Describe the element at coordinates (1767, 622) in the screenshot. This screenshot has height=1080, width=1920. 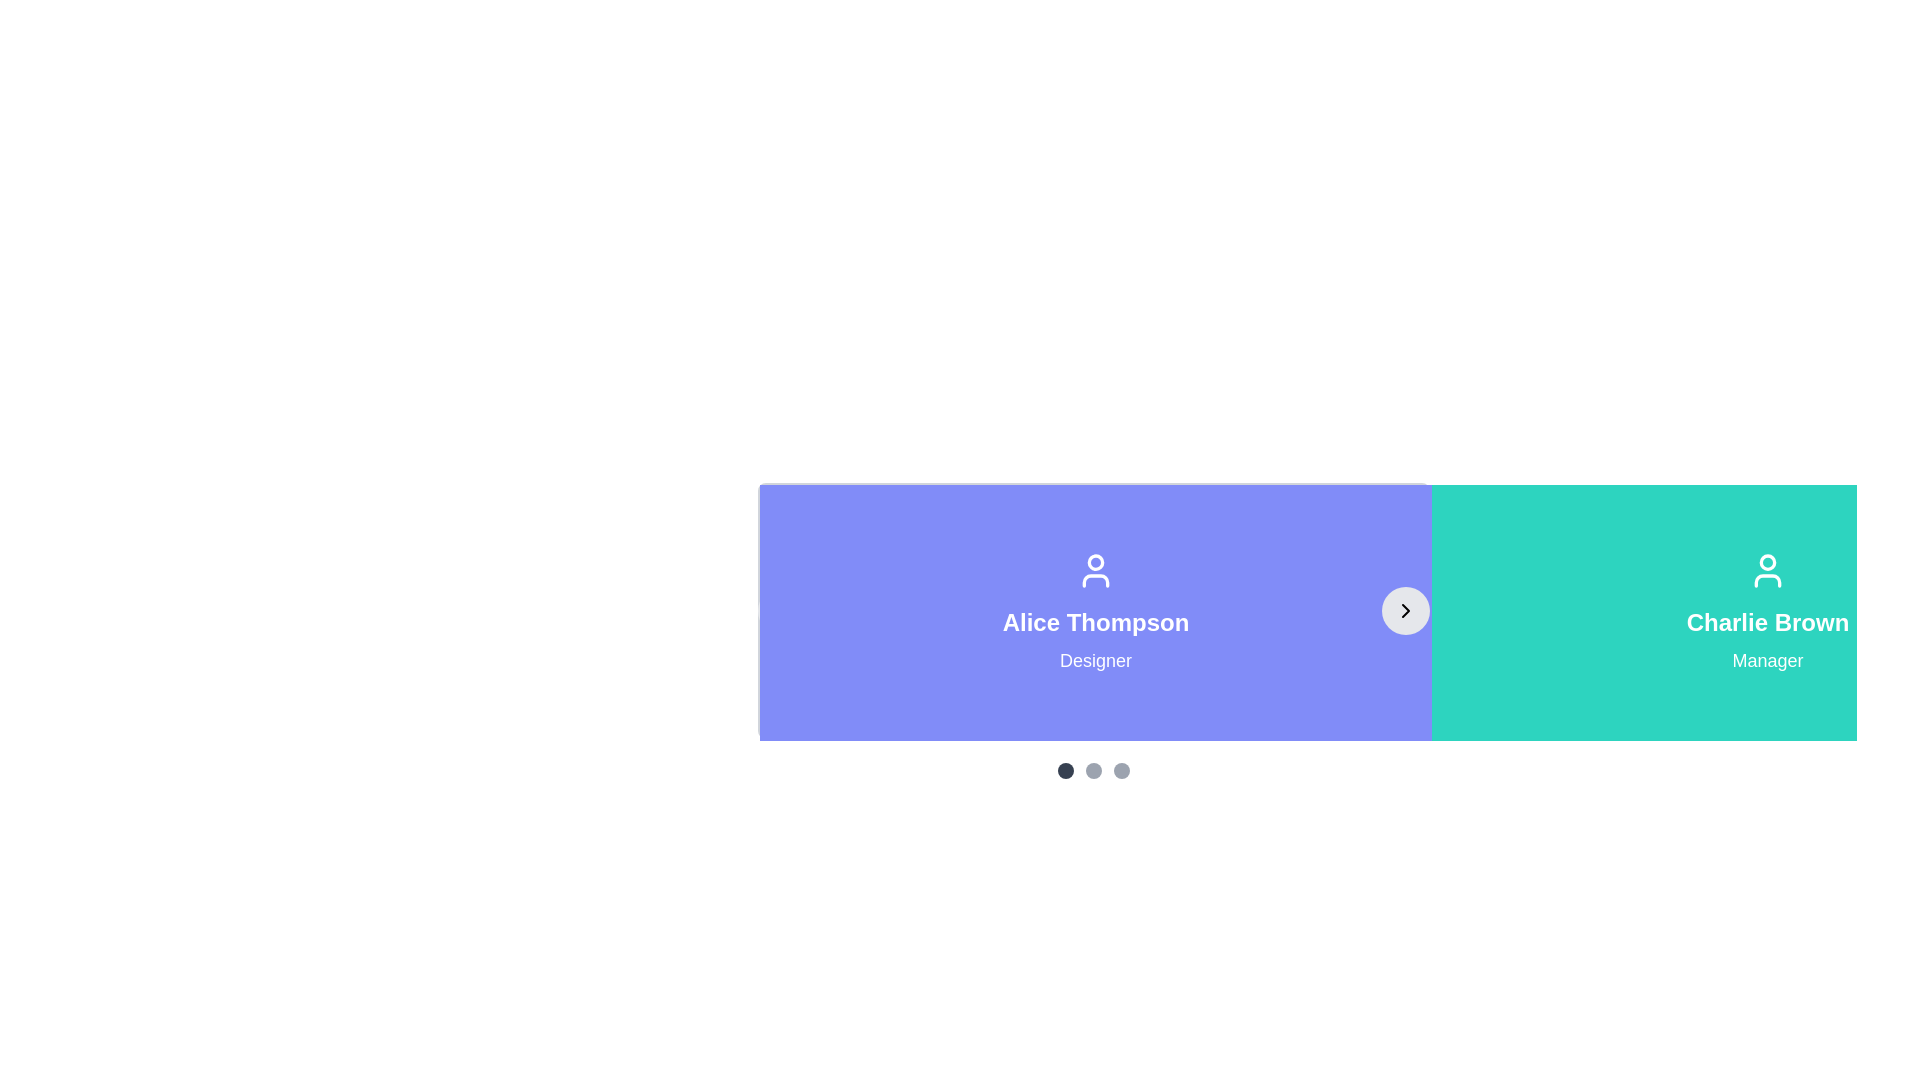
I see `the Label or Text Display that serves as a textual representation of a name, located underneath a user avatar icon and above the text 'Manager'` at that location.